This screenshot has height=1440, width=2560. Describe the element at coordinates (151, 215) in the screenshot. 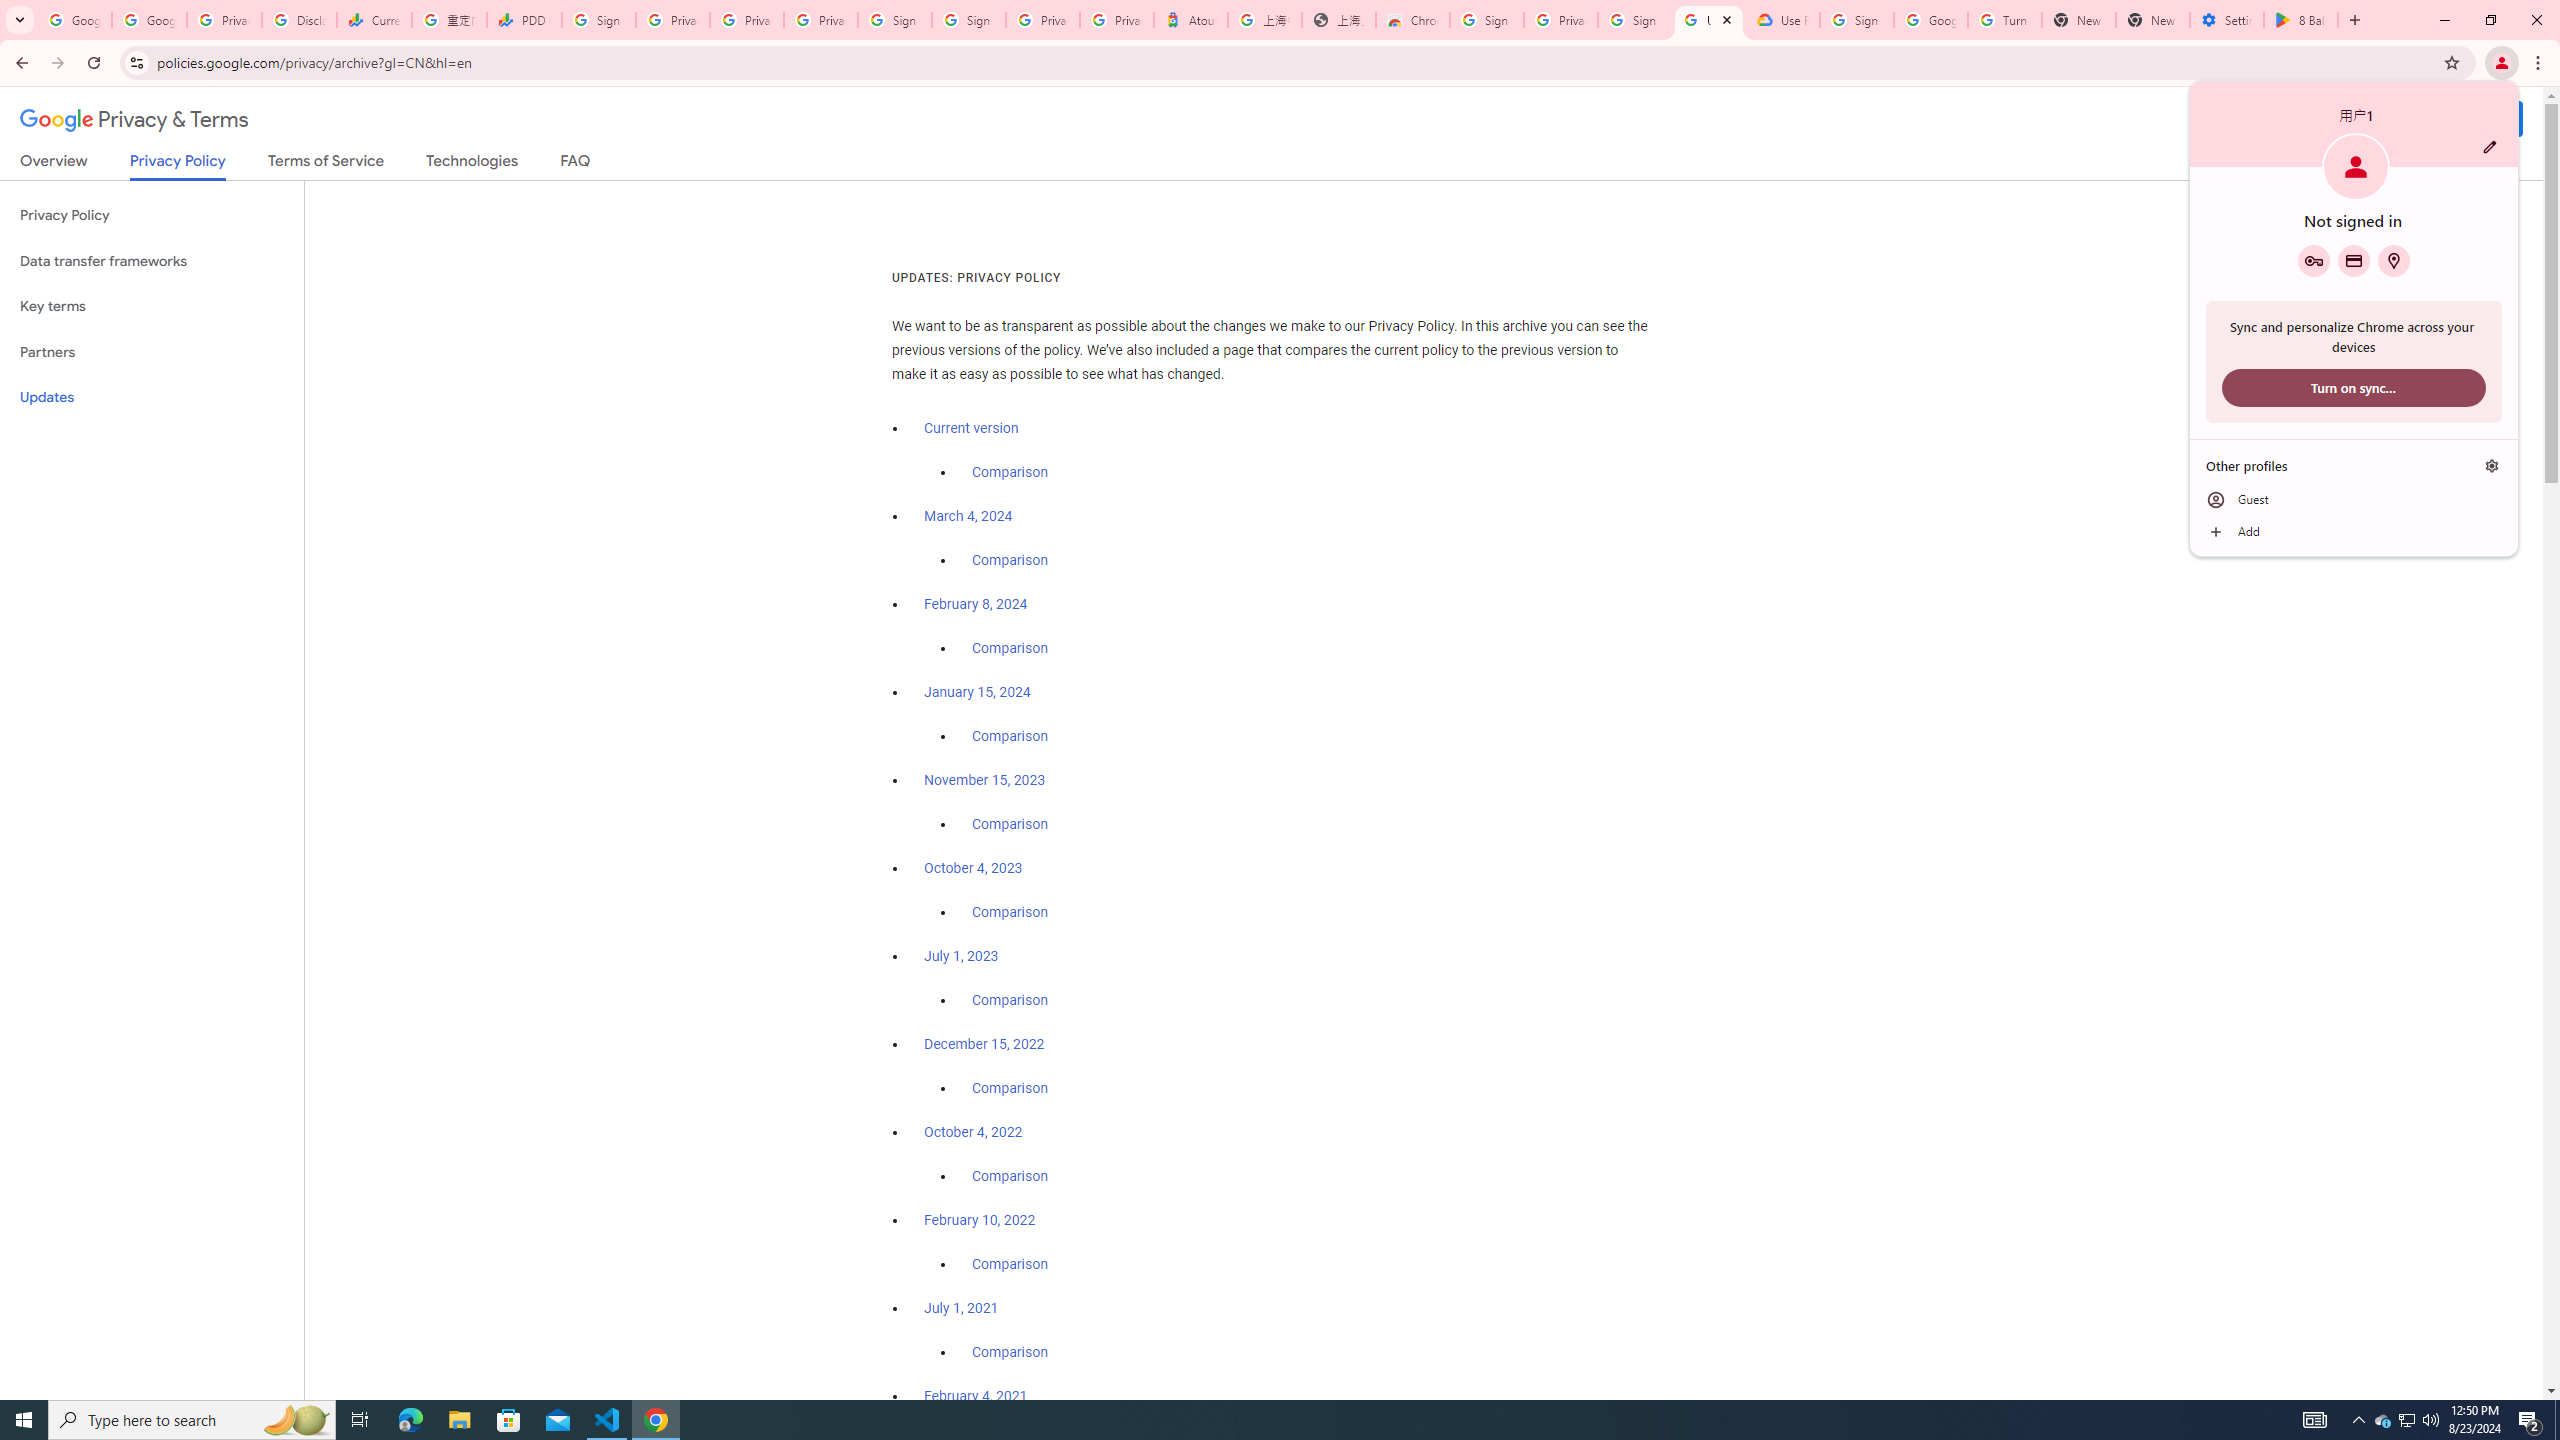

I see `'Privacy Policy'` at that location.